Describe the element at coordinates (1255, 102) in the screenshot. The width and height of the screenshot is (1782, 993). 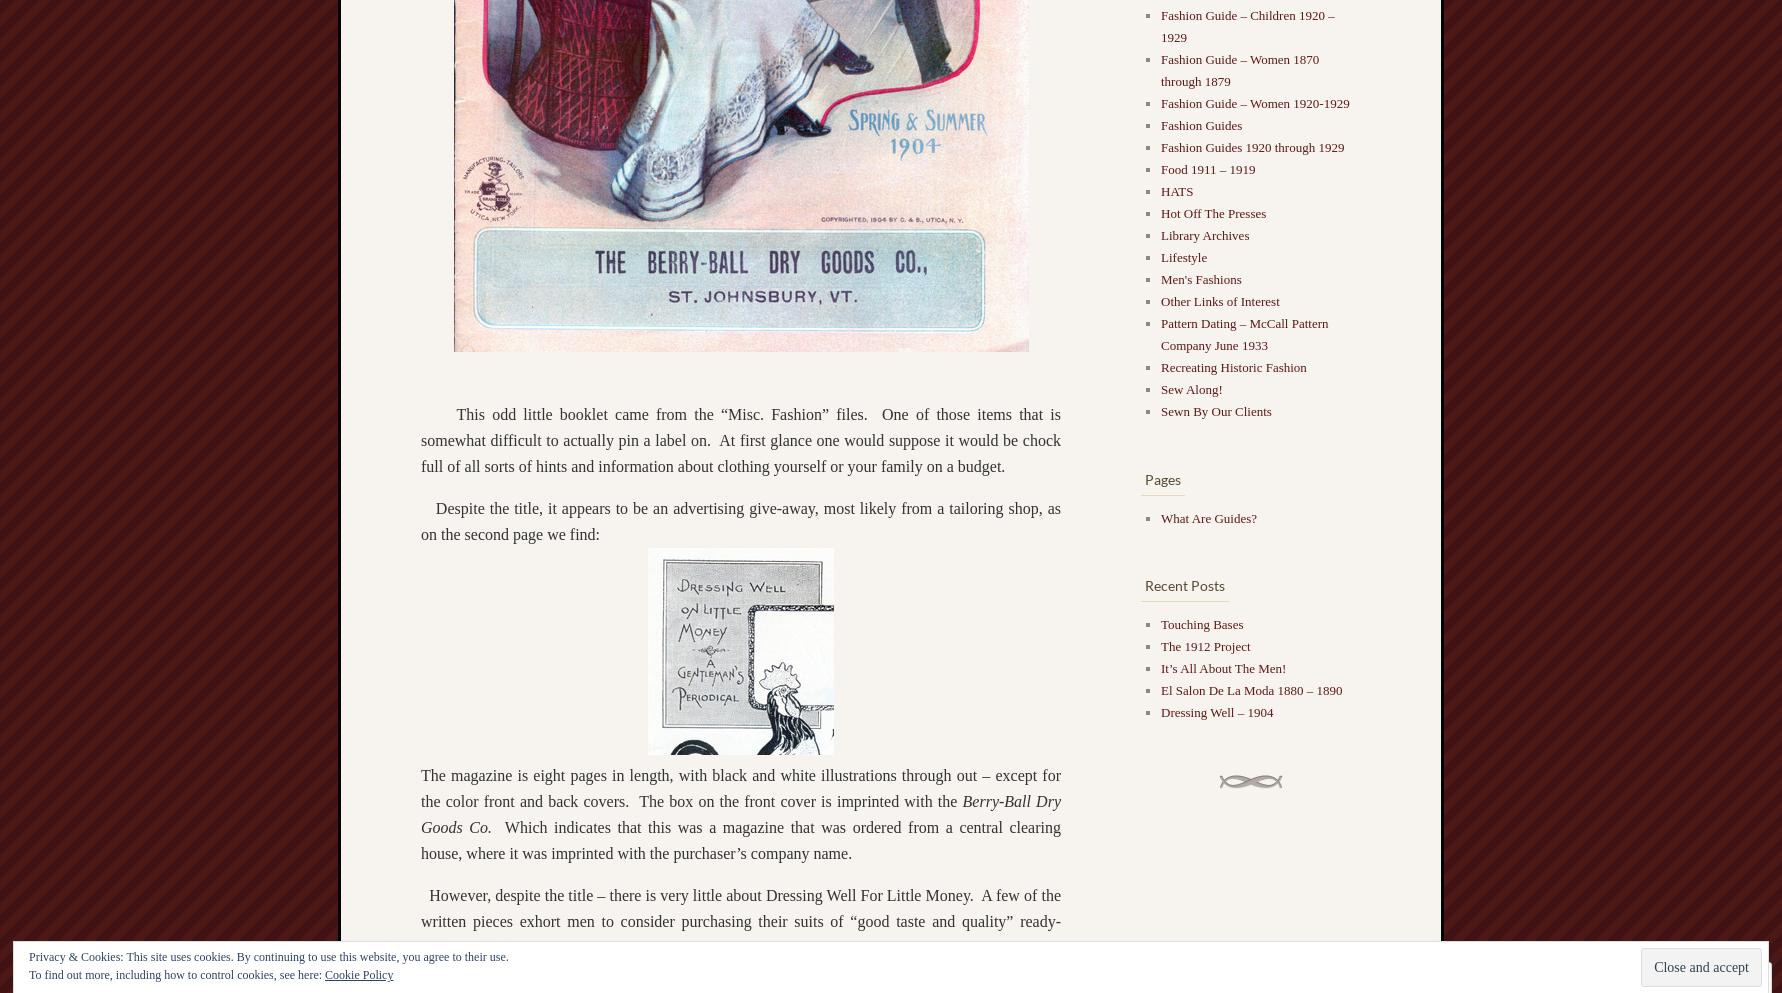
I see `'Fashion Guide – Women 1920-1929'` at that location.